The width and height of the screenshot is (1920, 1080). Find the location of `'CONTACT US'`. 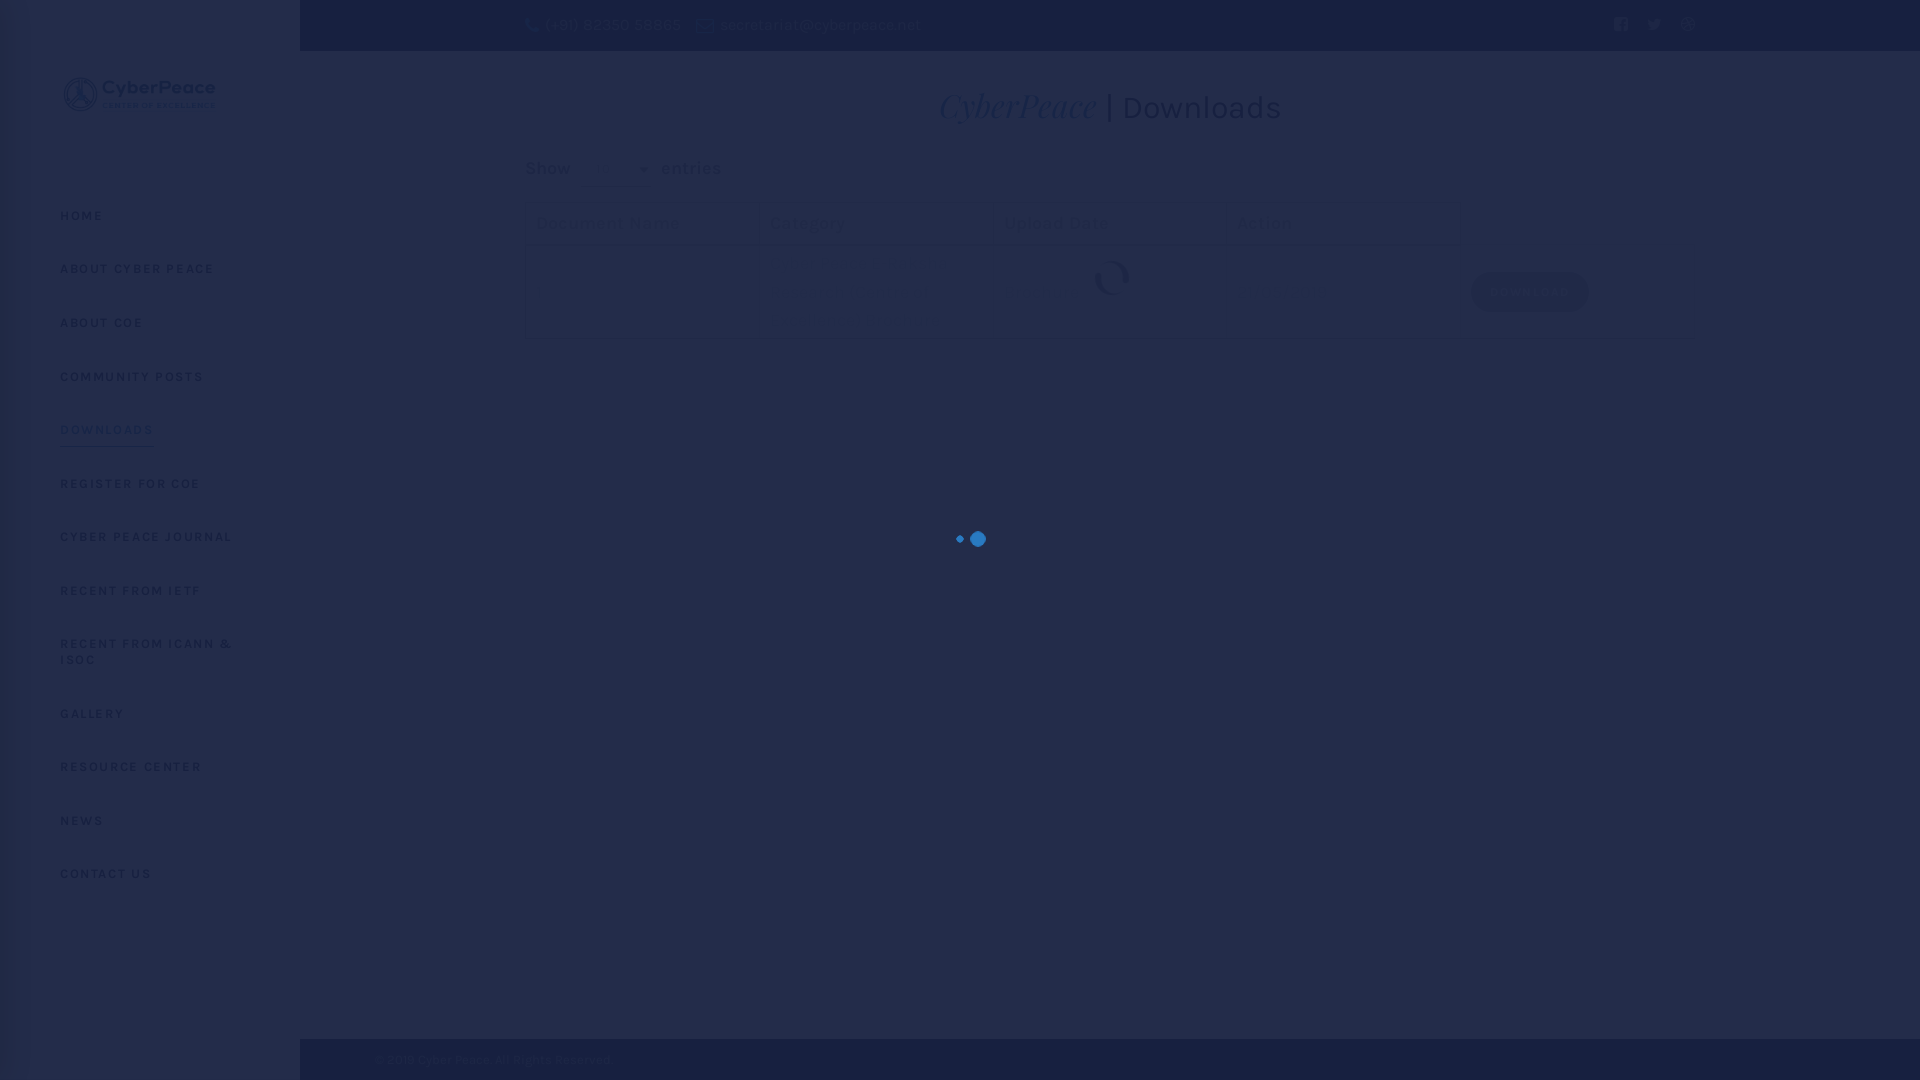

'CONTACT US' is located at coordinates (148, 873).